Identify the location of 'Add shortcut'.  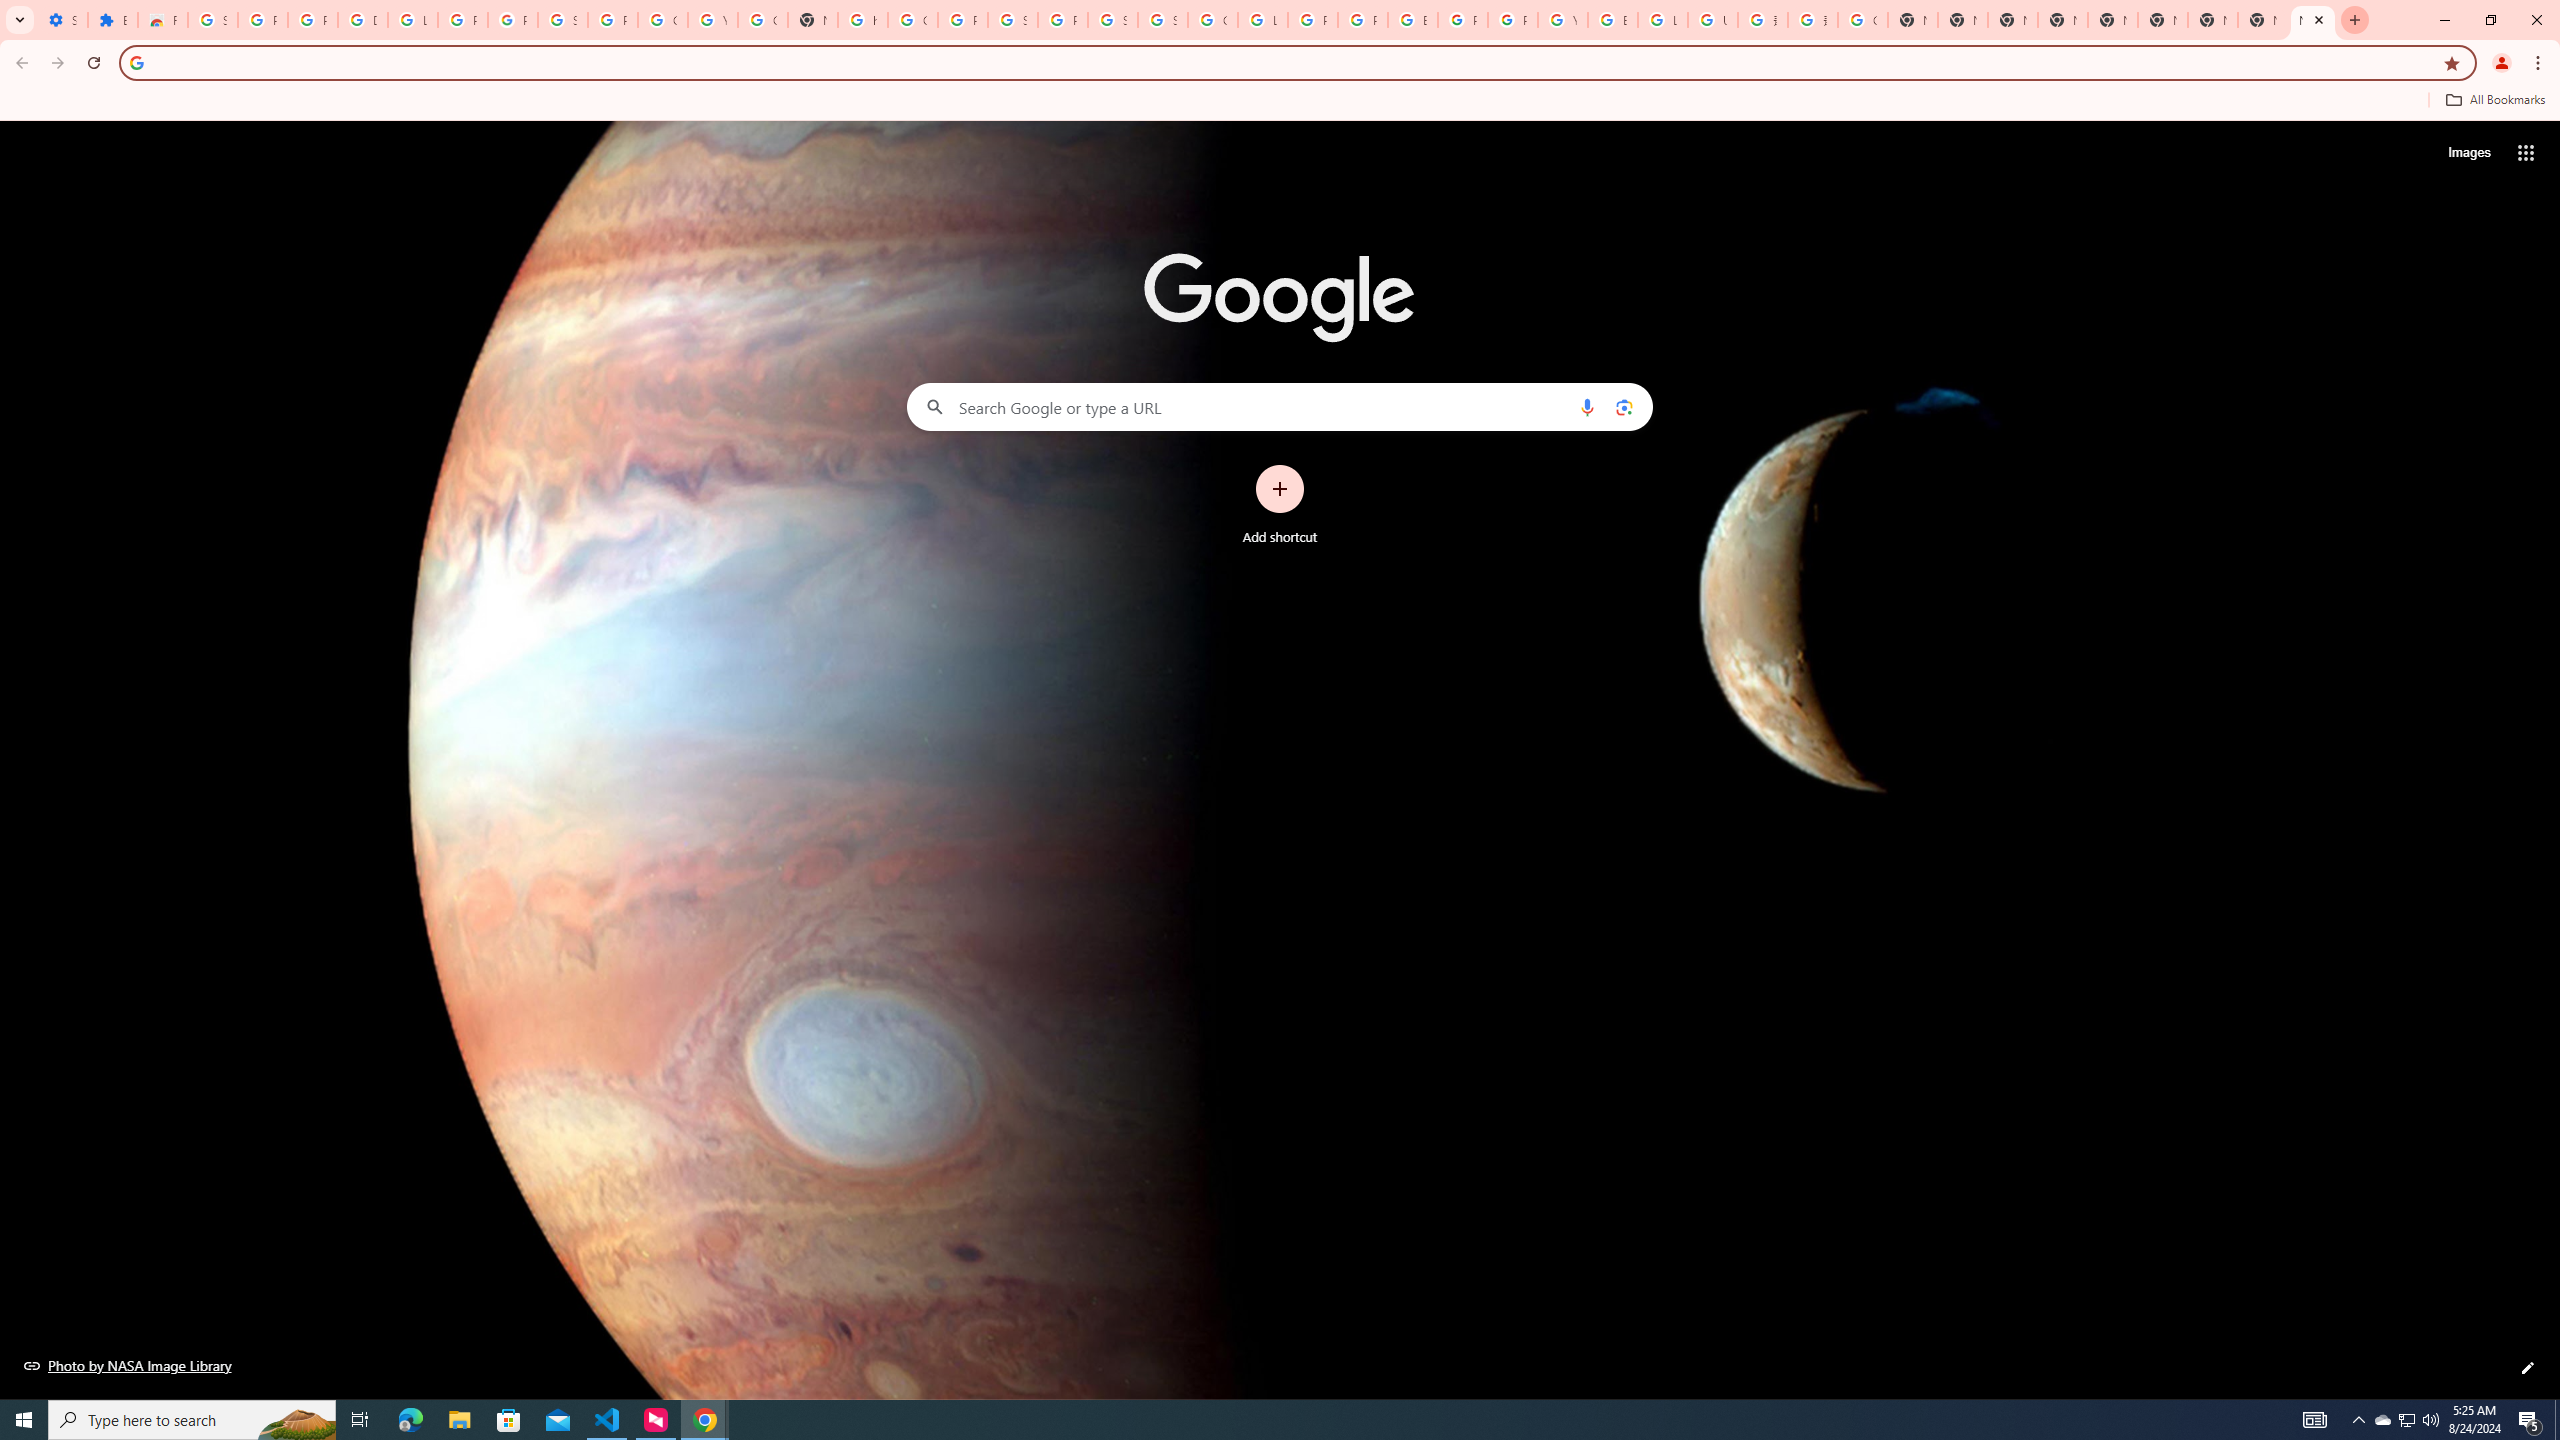
(1280, 505).